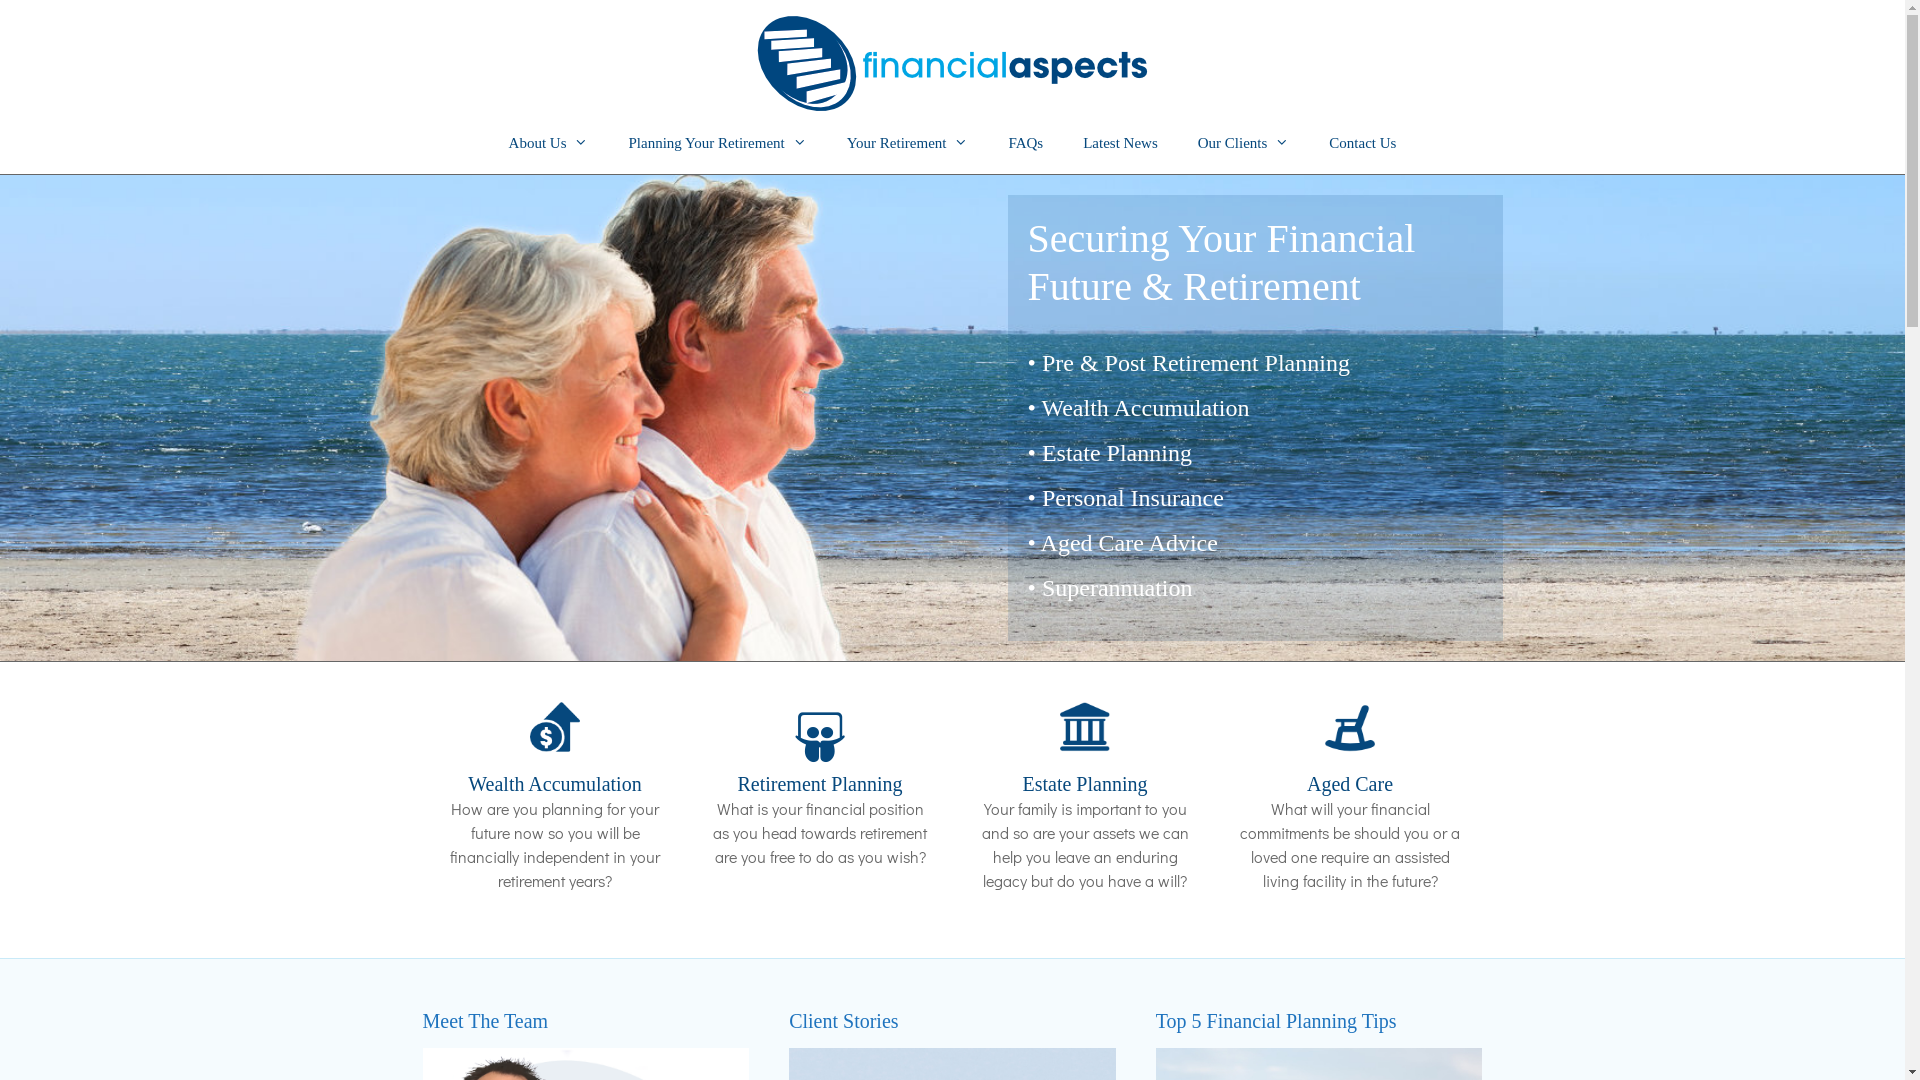 The width and height of the screenshot is (1920, 1080). Describe the element at coordinates (971, 782) in the screenshot. I see `'Estate Planning'` at that location.